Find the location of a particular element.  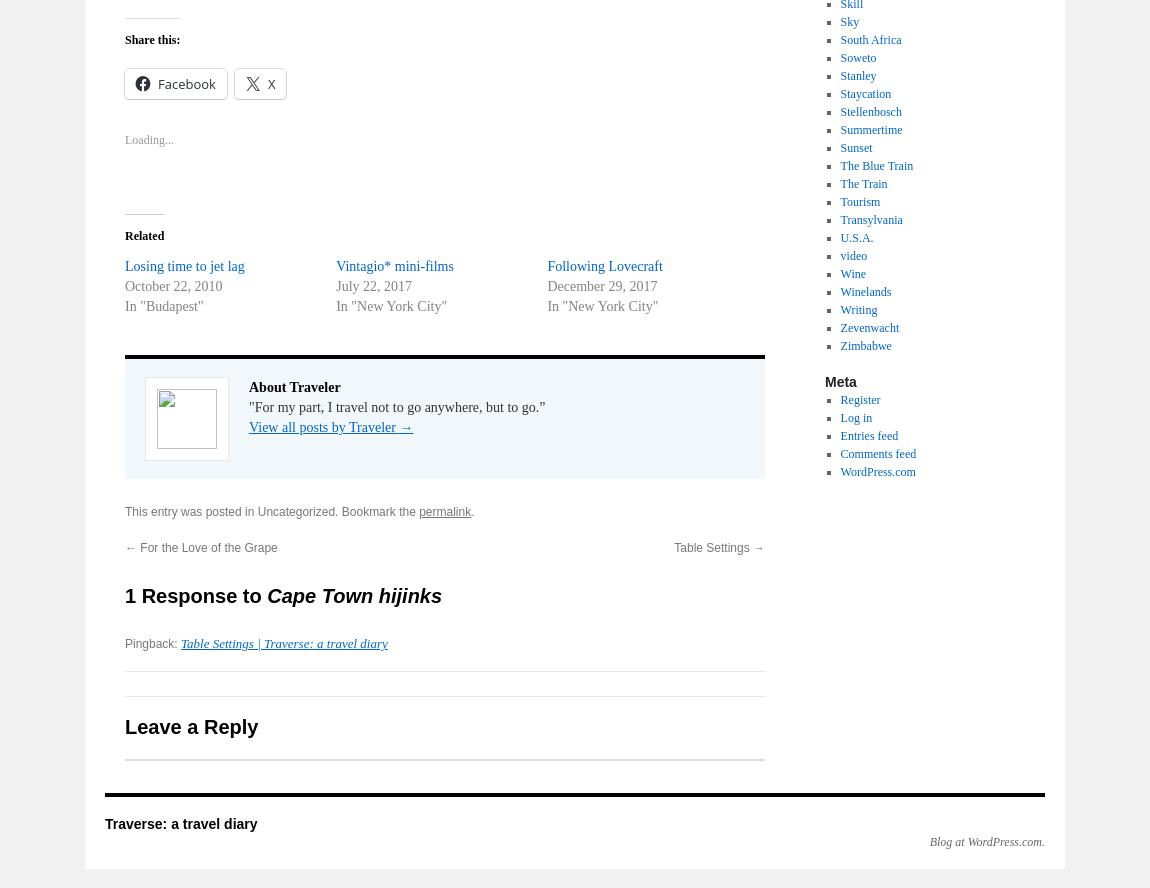

'Sky' is located at coordinates (848, 22).